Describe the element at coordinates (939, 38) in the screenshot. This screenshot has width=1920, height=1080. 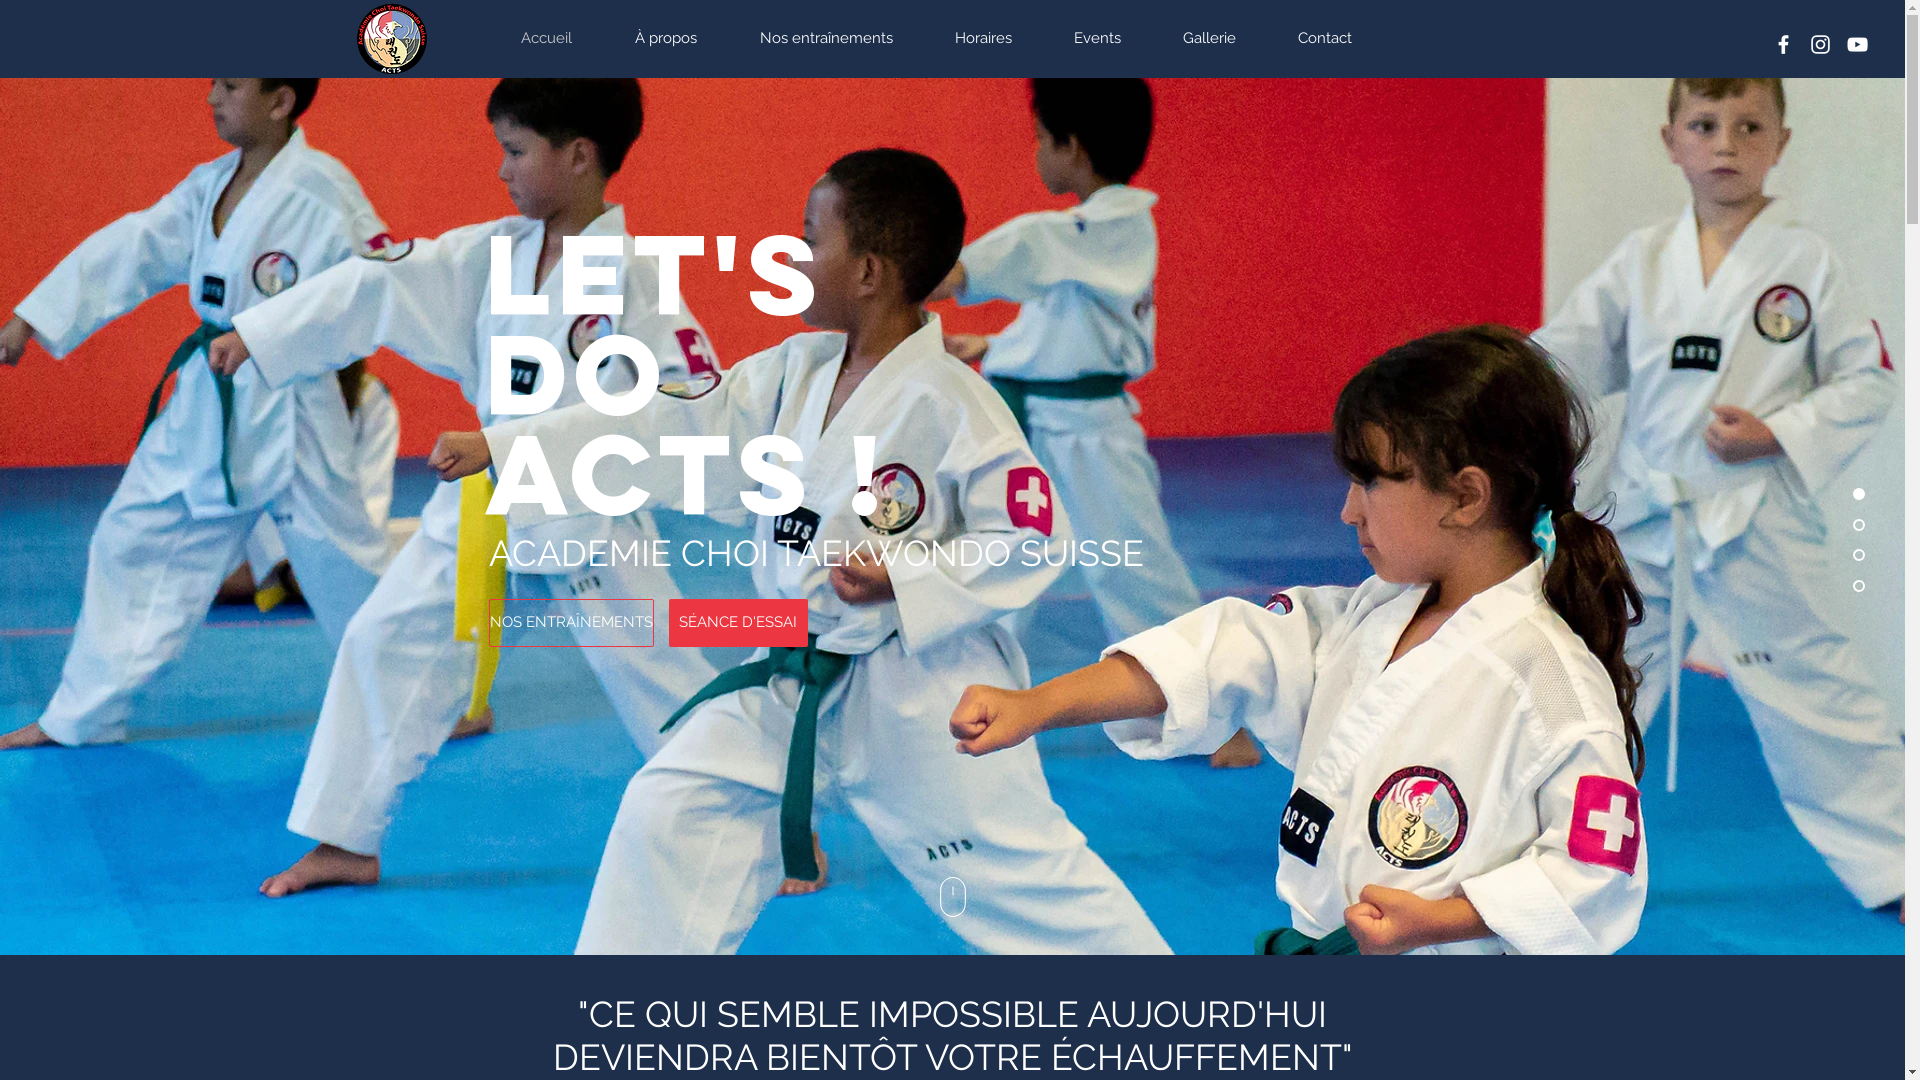
I see `'Horaires'` at that location.